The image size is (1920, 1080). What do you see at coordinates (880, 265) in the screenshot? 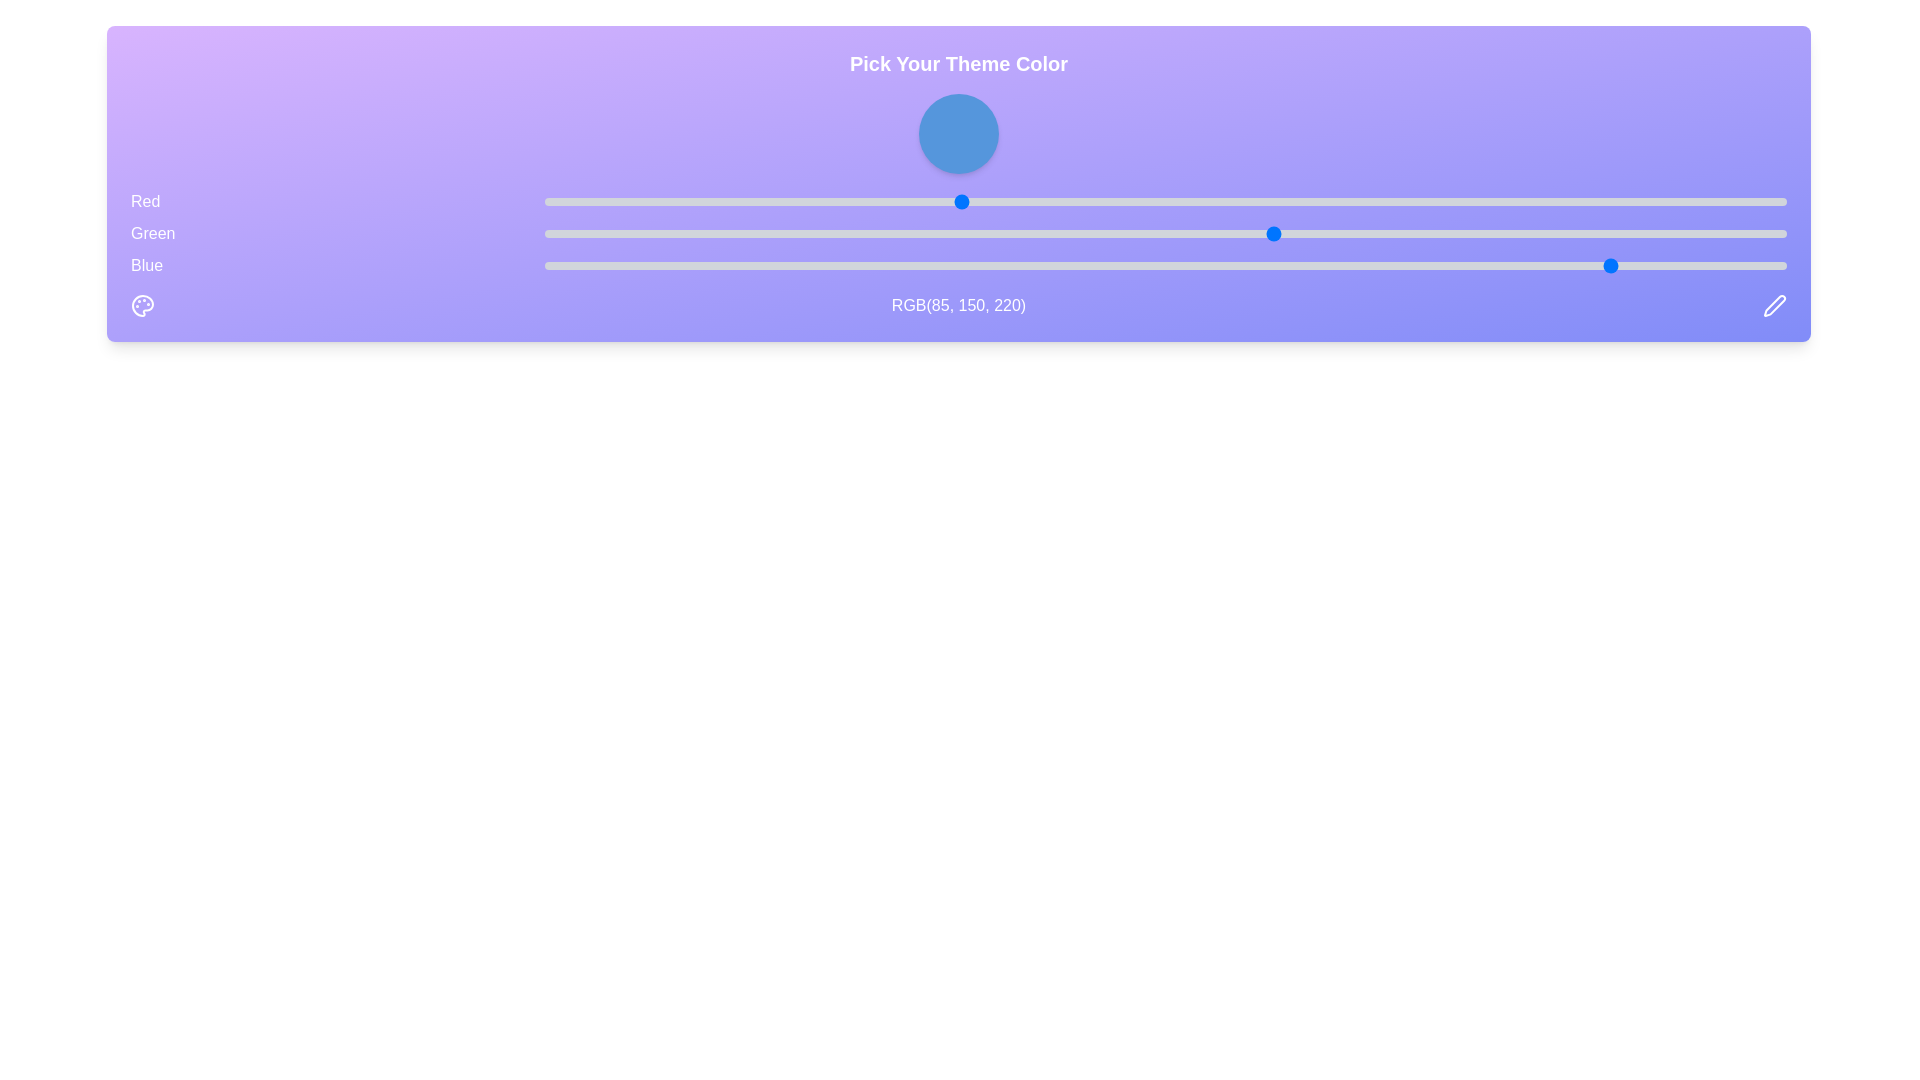
I see `the Blue value` at bounding box center [880, 265].